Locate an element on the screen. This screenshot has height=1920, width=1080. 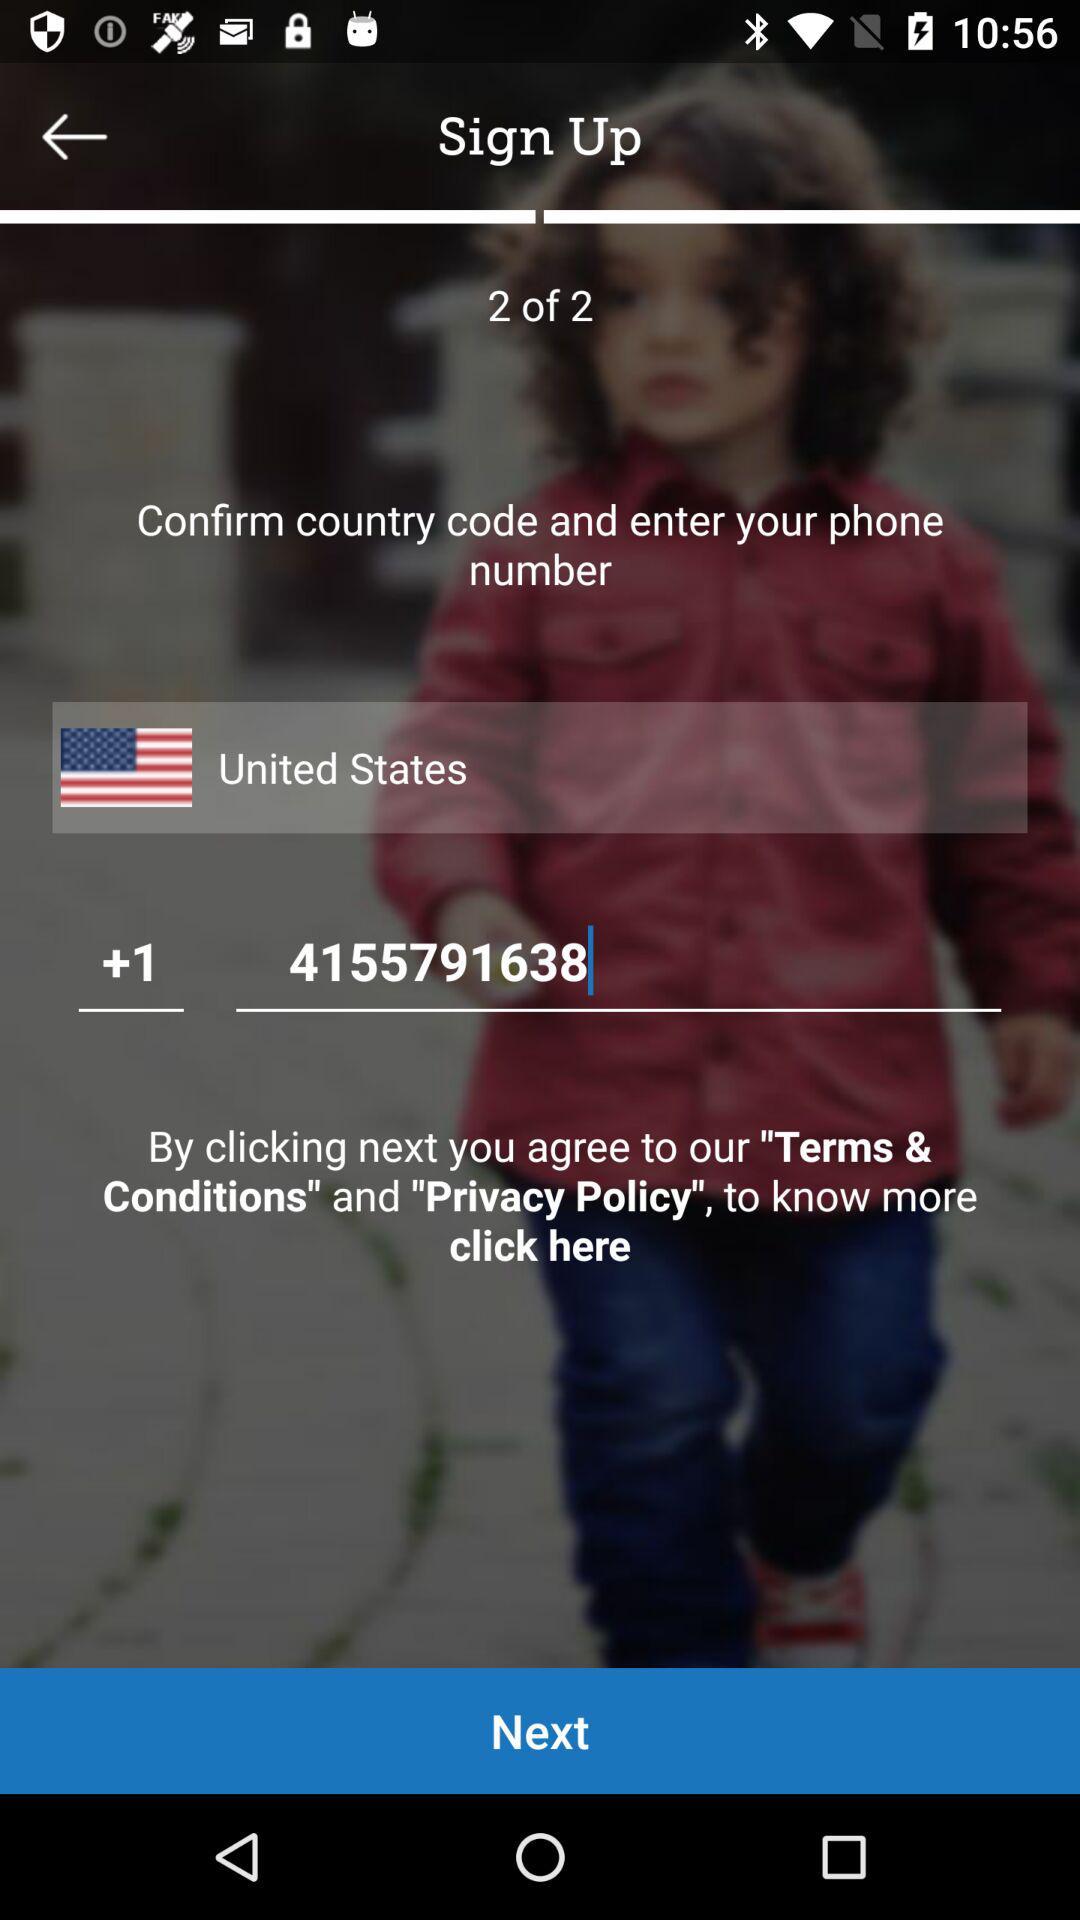
go back is located at coordinates (73, 135).